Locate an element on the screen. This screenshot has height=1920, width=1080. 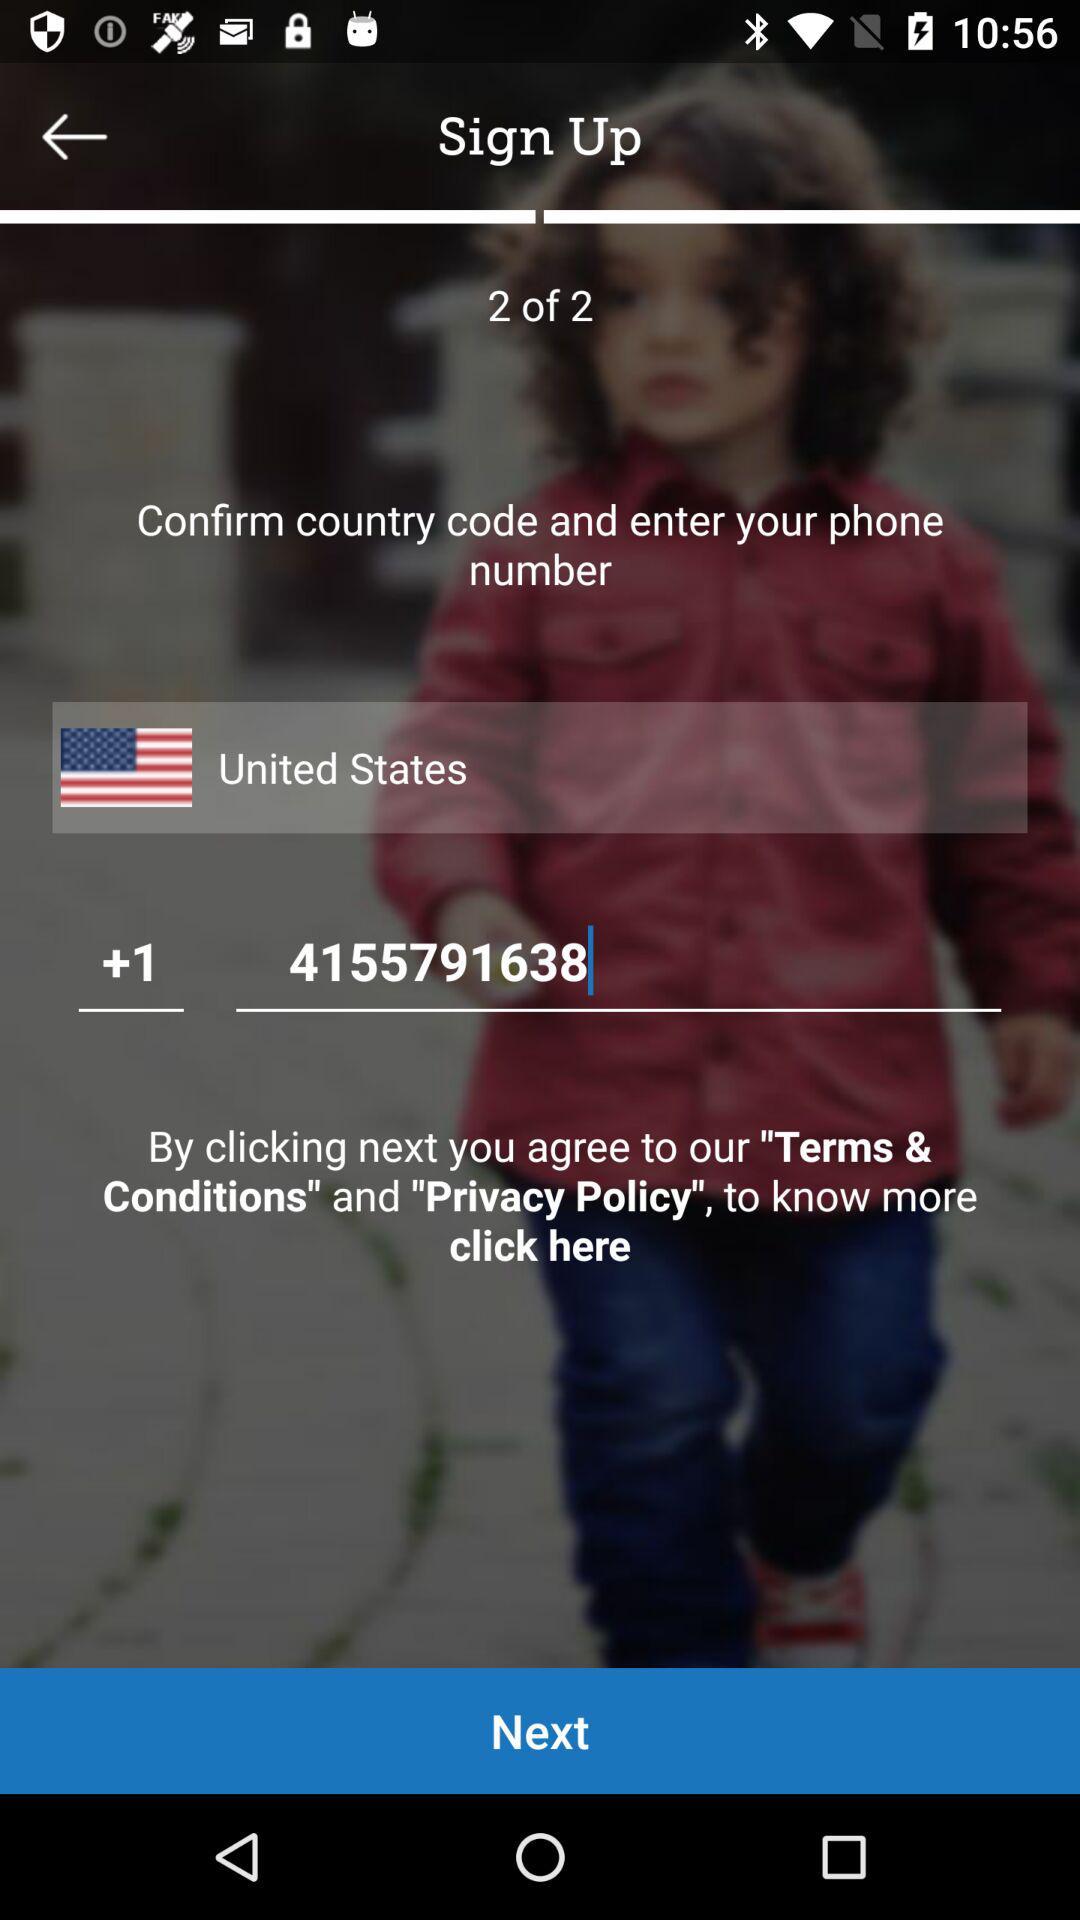
go back is located at coordinates (73, 135).